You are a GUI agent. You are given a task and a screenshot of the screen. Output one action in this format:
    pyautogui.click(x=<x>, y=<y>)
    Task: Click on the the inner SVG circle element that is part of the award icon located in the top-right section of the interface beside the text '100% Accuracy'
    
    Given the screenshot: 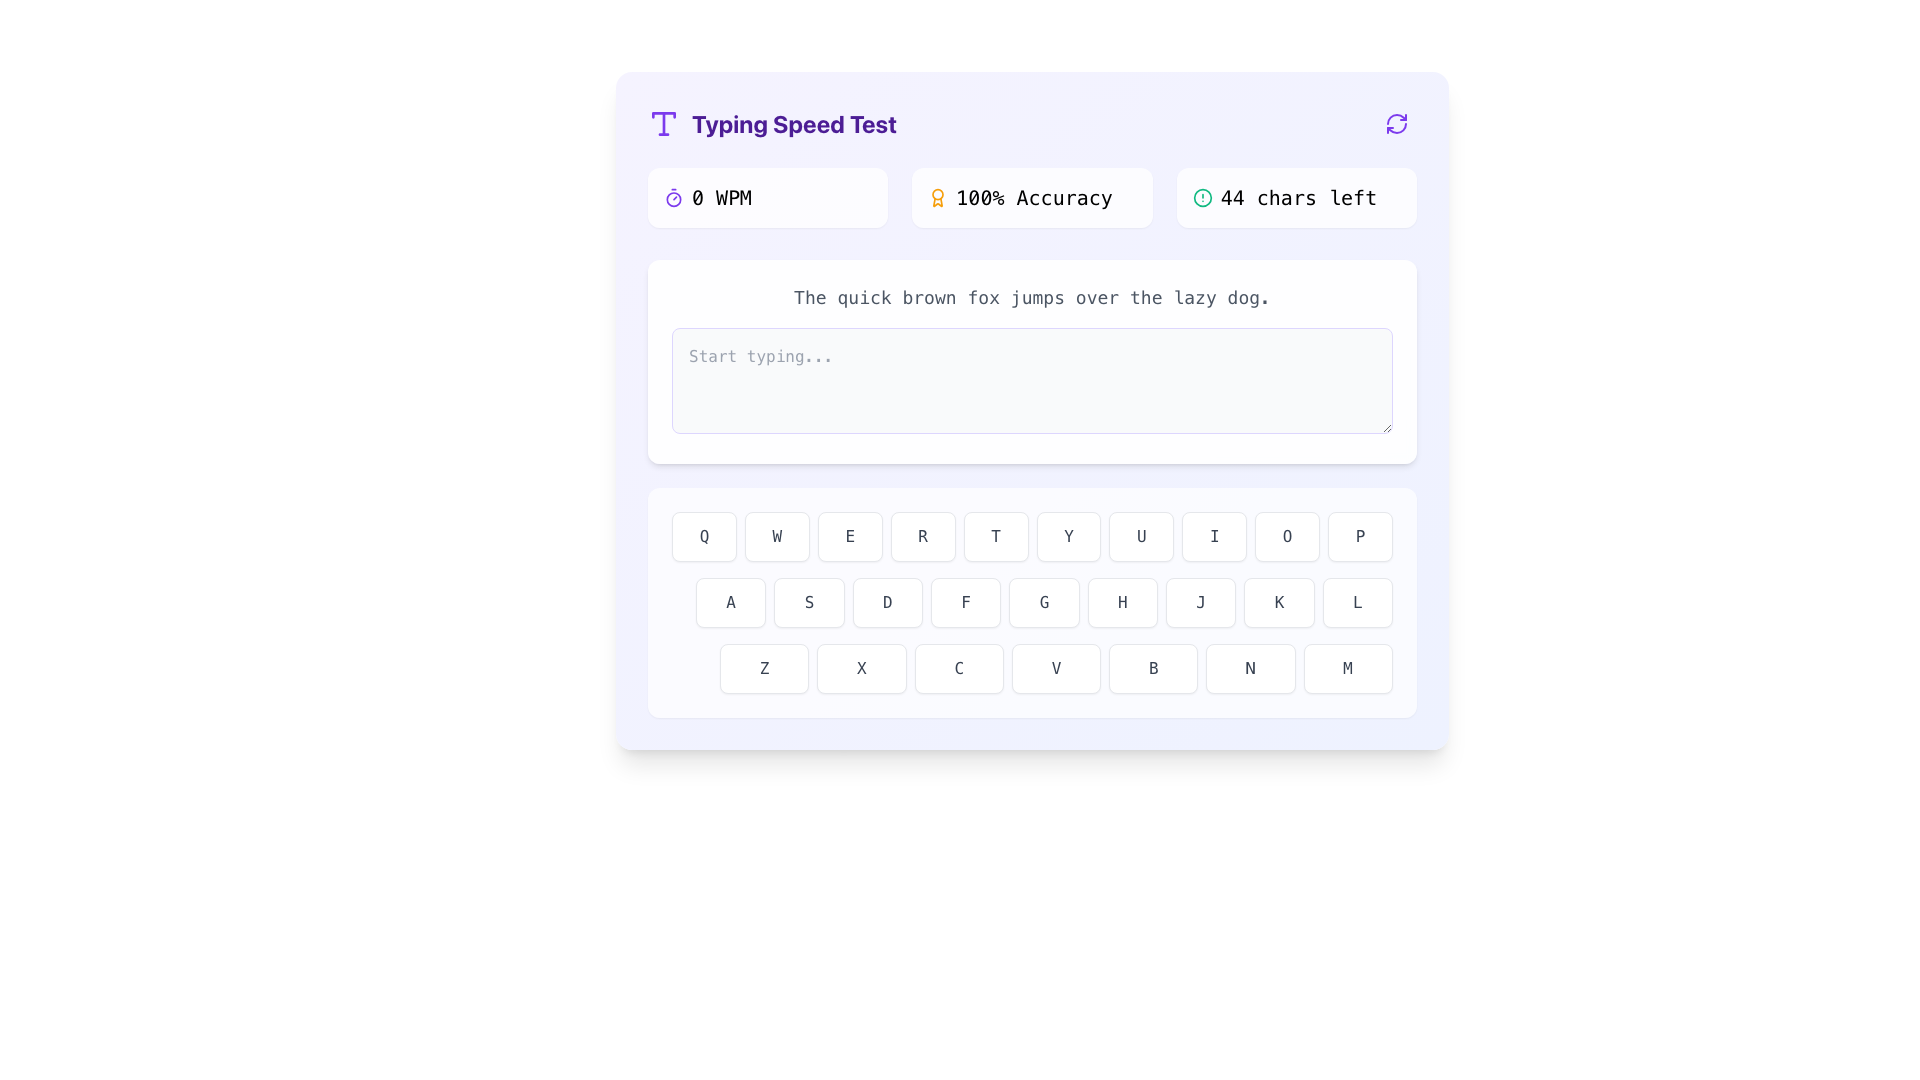 What is the action you would take?
    pyautogui.click(x=937, y=194)
    